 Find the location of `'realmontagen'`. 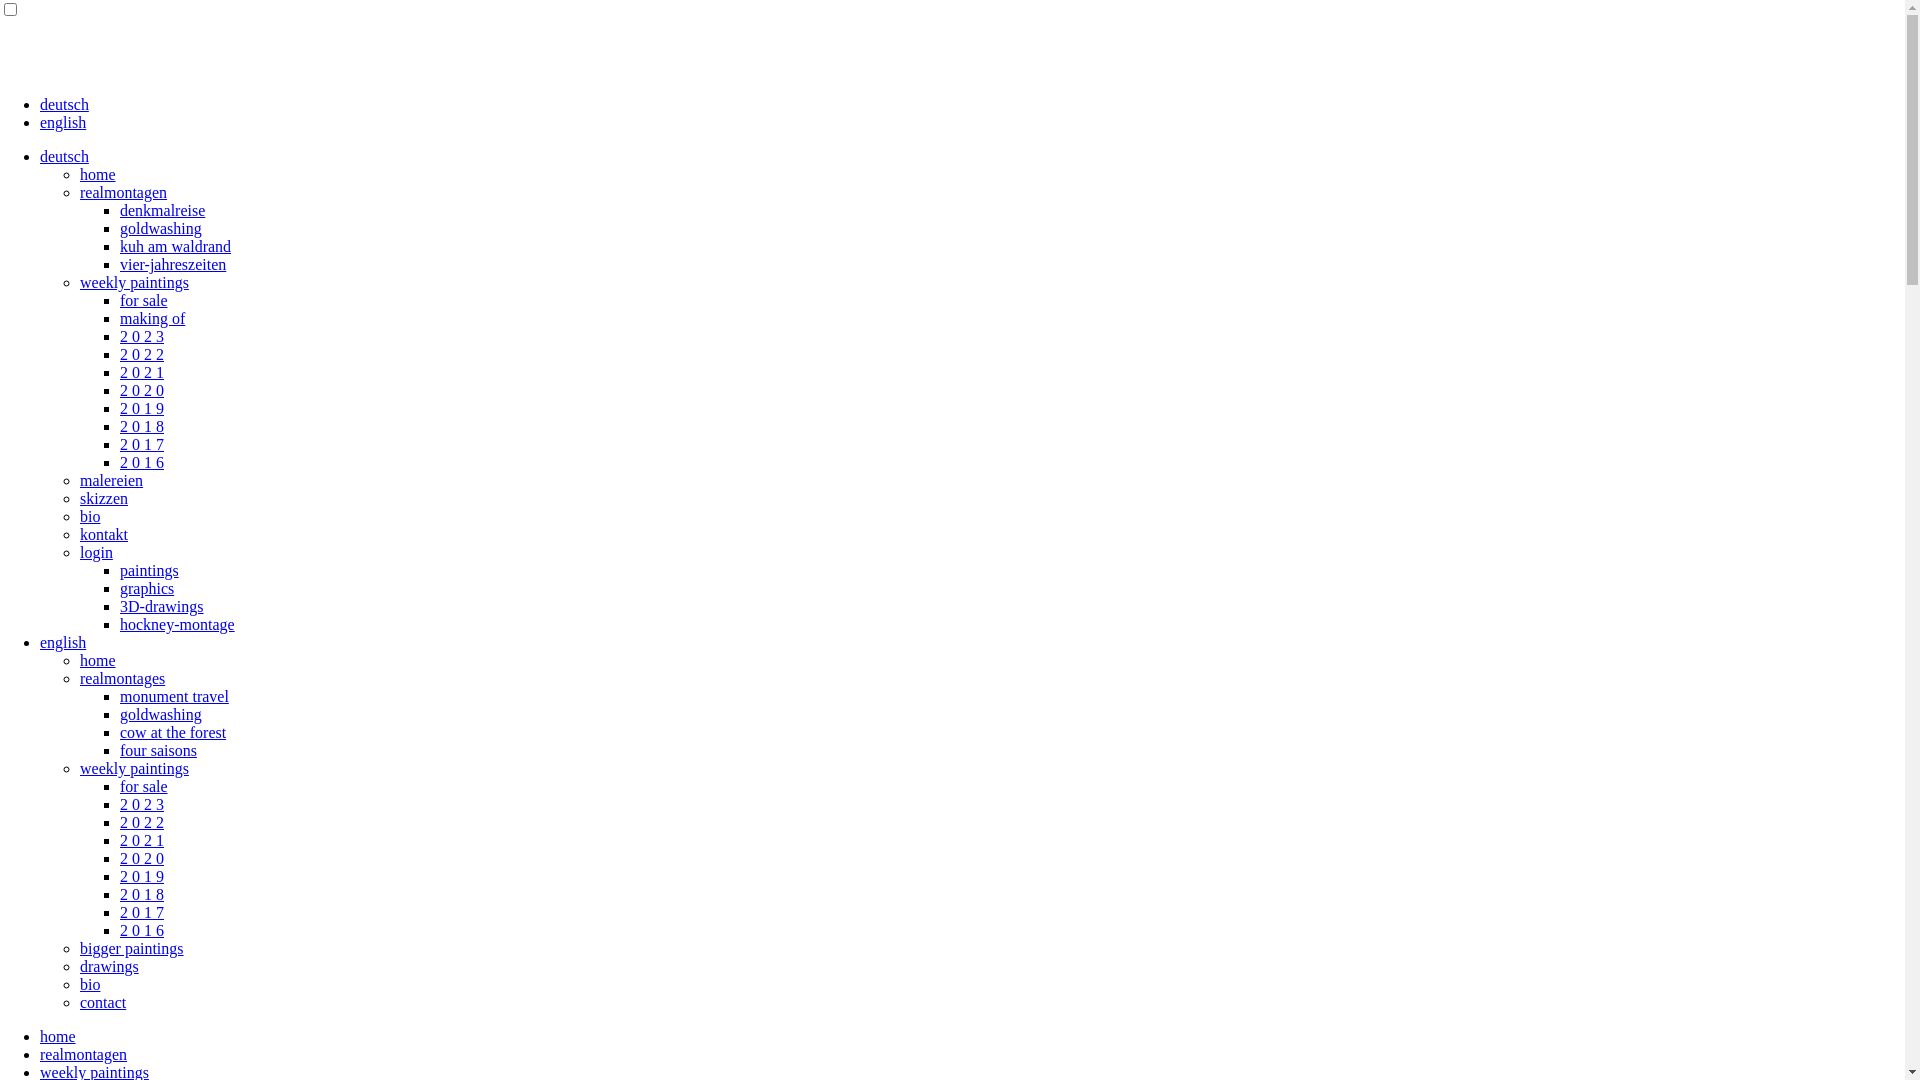

'realmontagen' is located at coordinates (122, 192).